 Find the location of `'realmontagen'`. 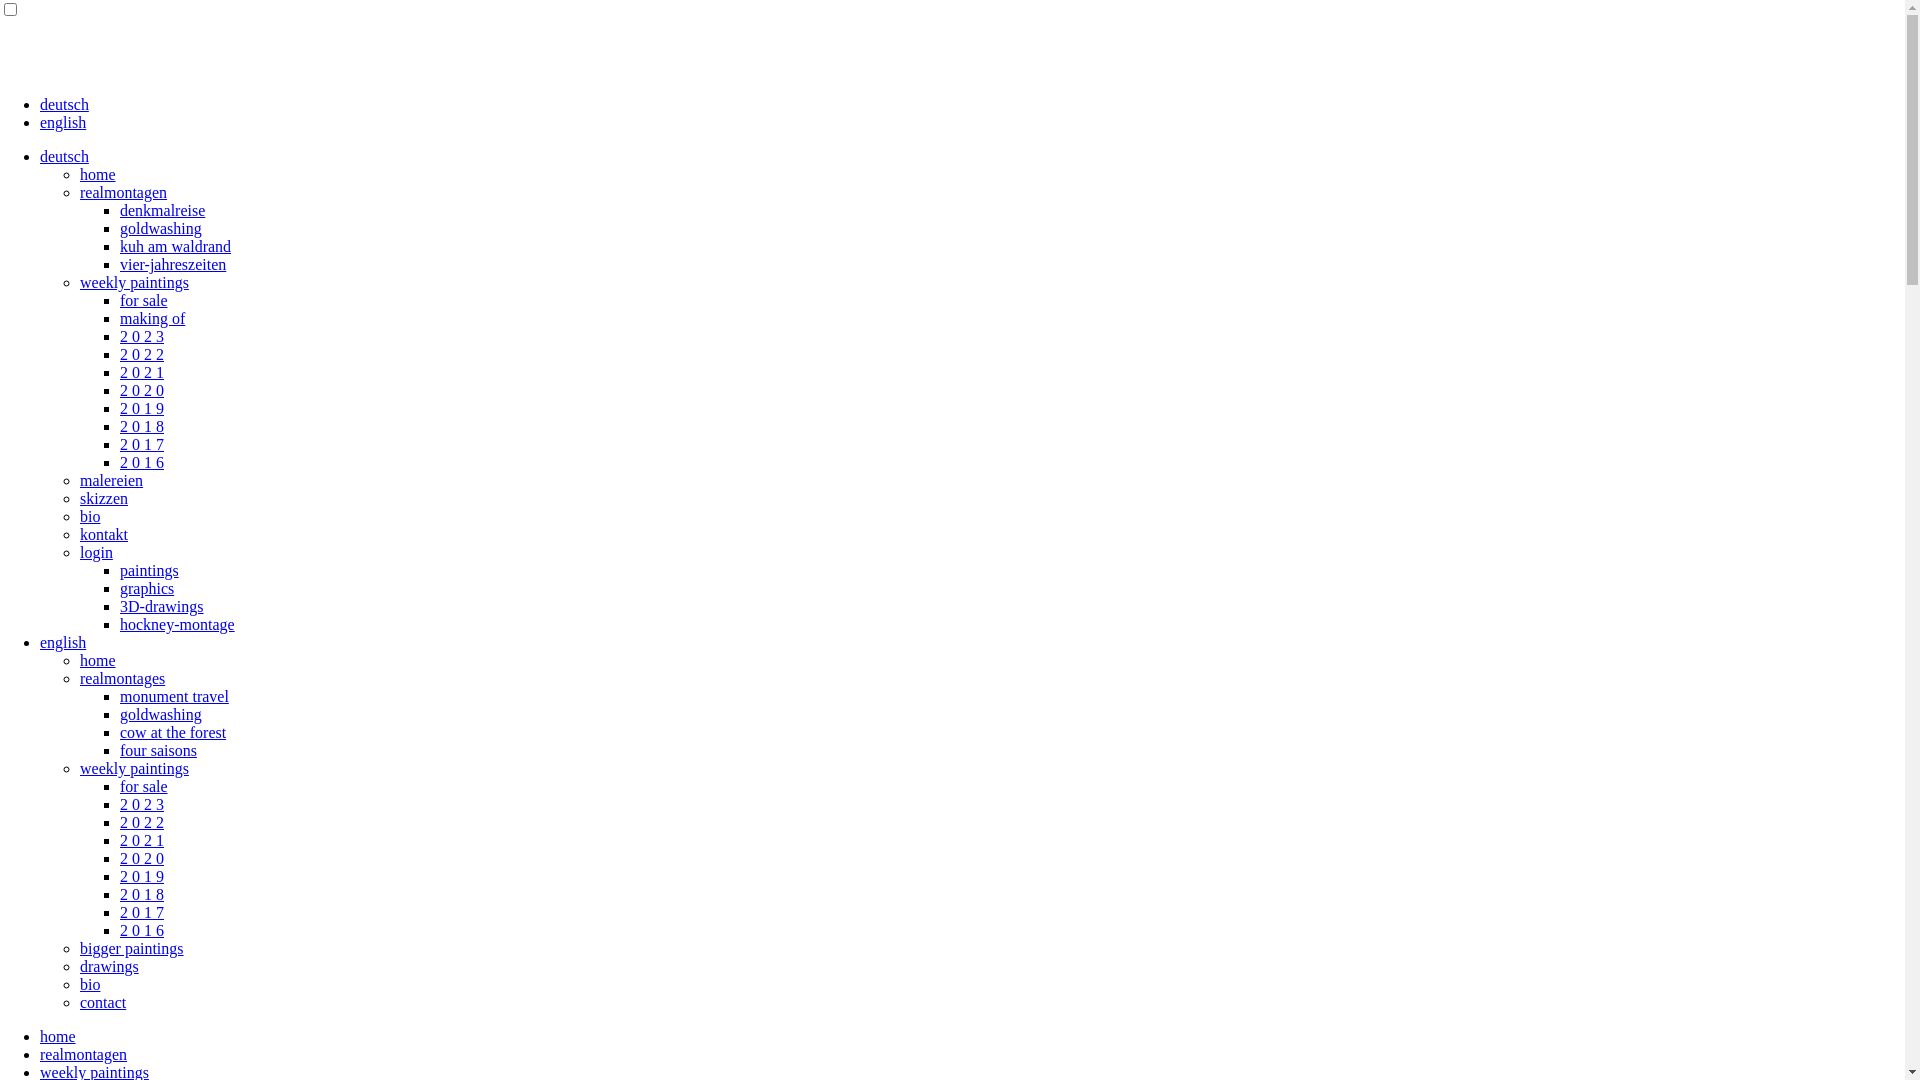

'realmontagen' is located at coordinates (122, 192).